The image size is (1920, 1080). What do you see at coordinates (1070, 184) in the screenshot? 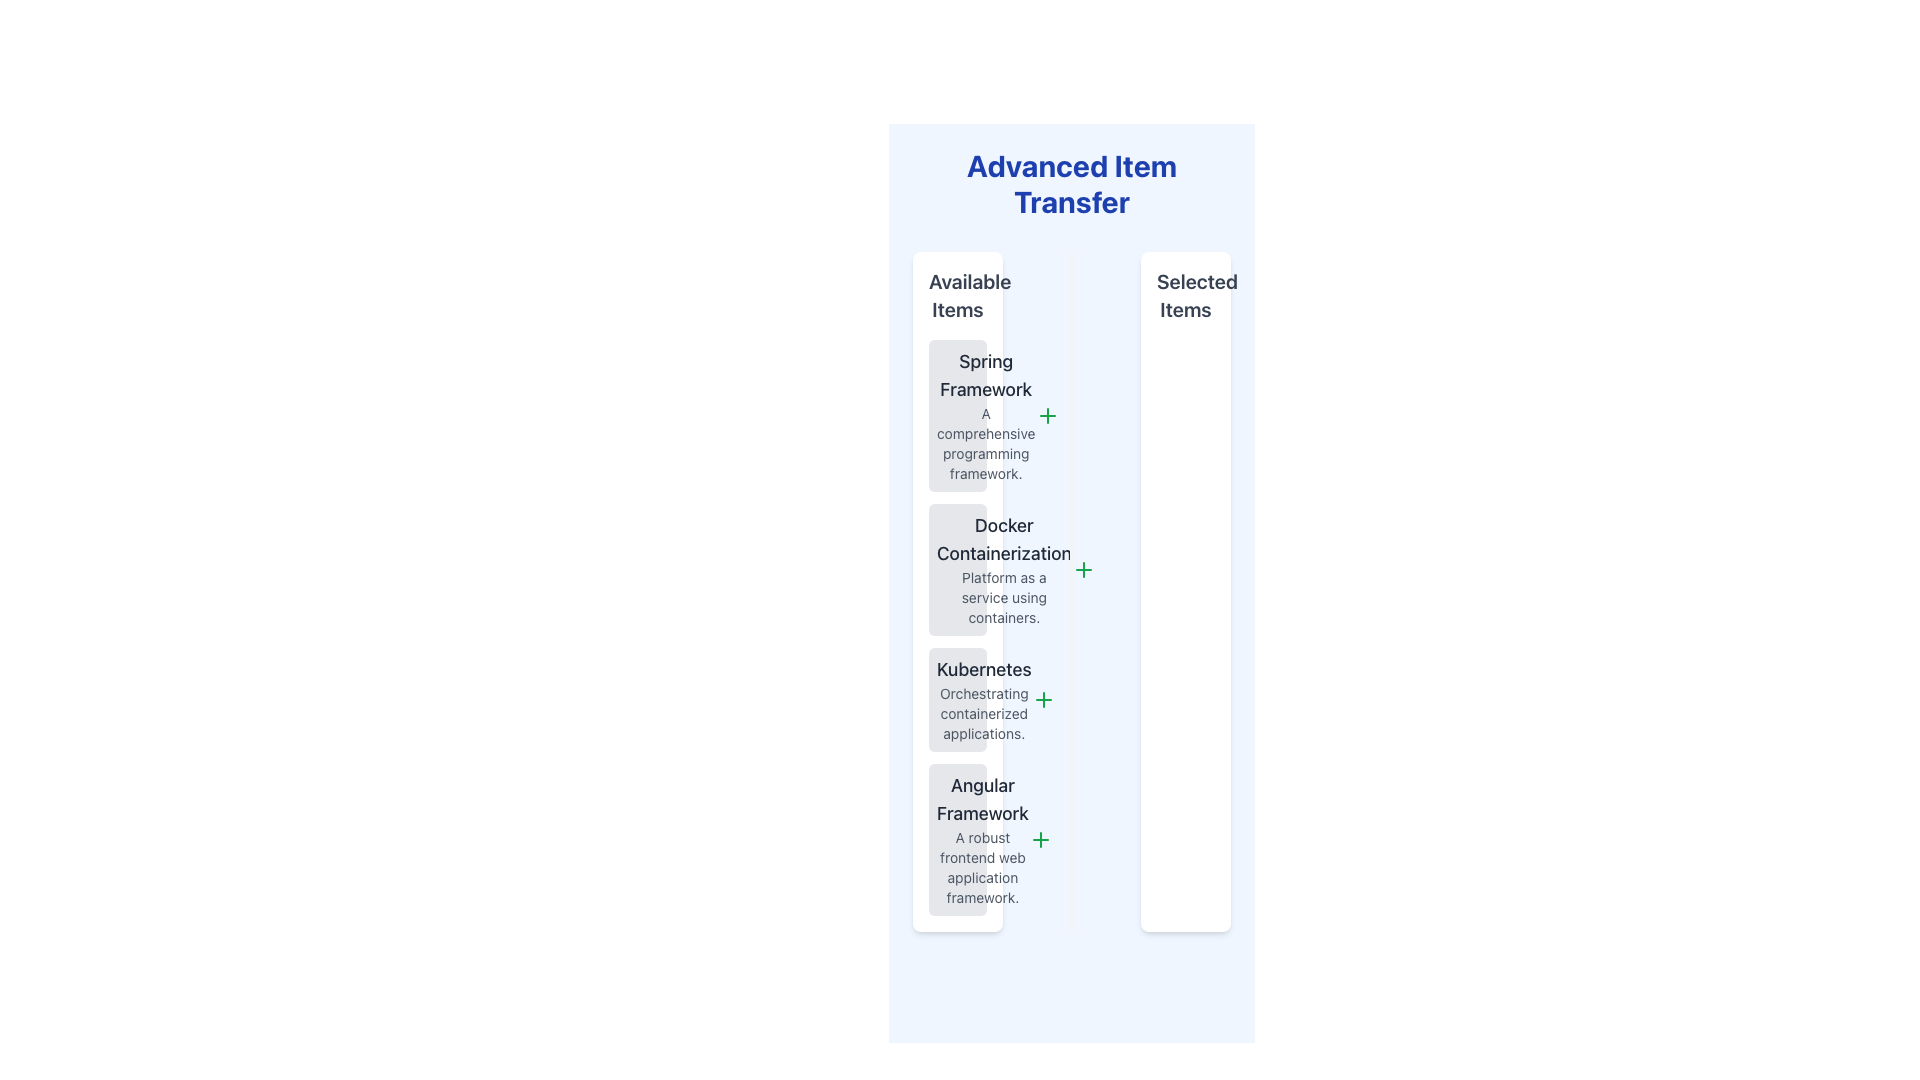
I see `the header text element that serves as the title for the interface, located at the top center of the layout` at bounding box center [1070, 184].